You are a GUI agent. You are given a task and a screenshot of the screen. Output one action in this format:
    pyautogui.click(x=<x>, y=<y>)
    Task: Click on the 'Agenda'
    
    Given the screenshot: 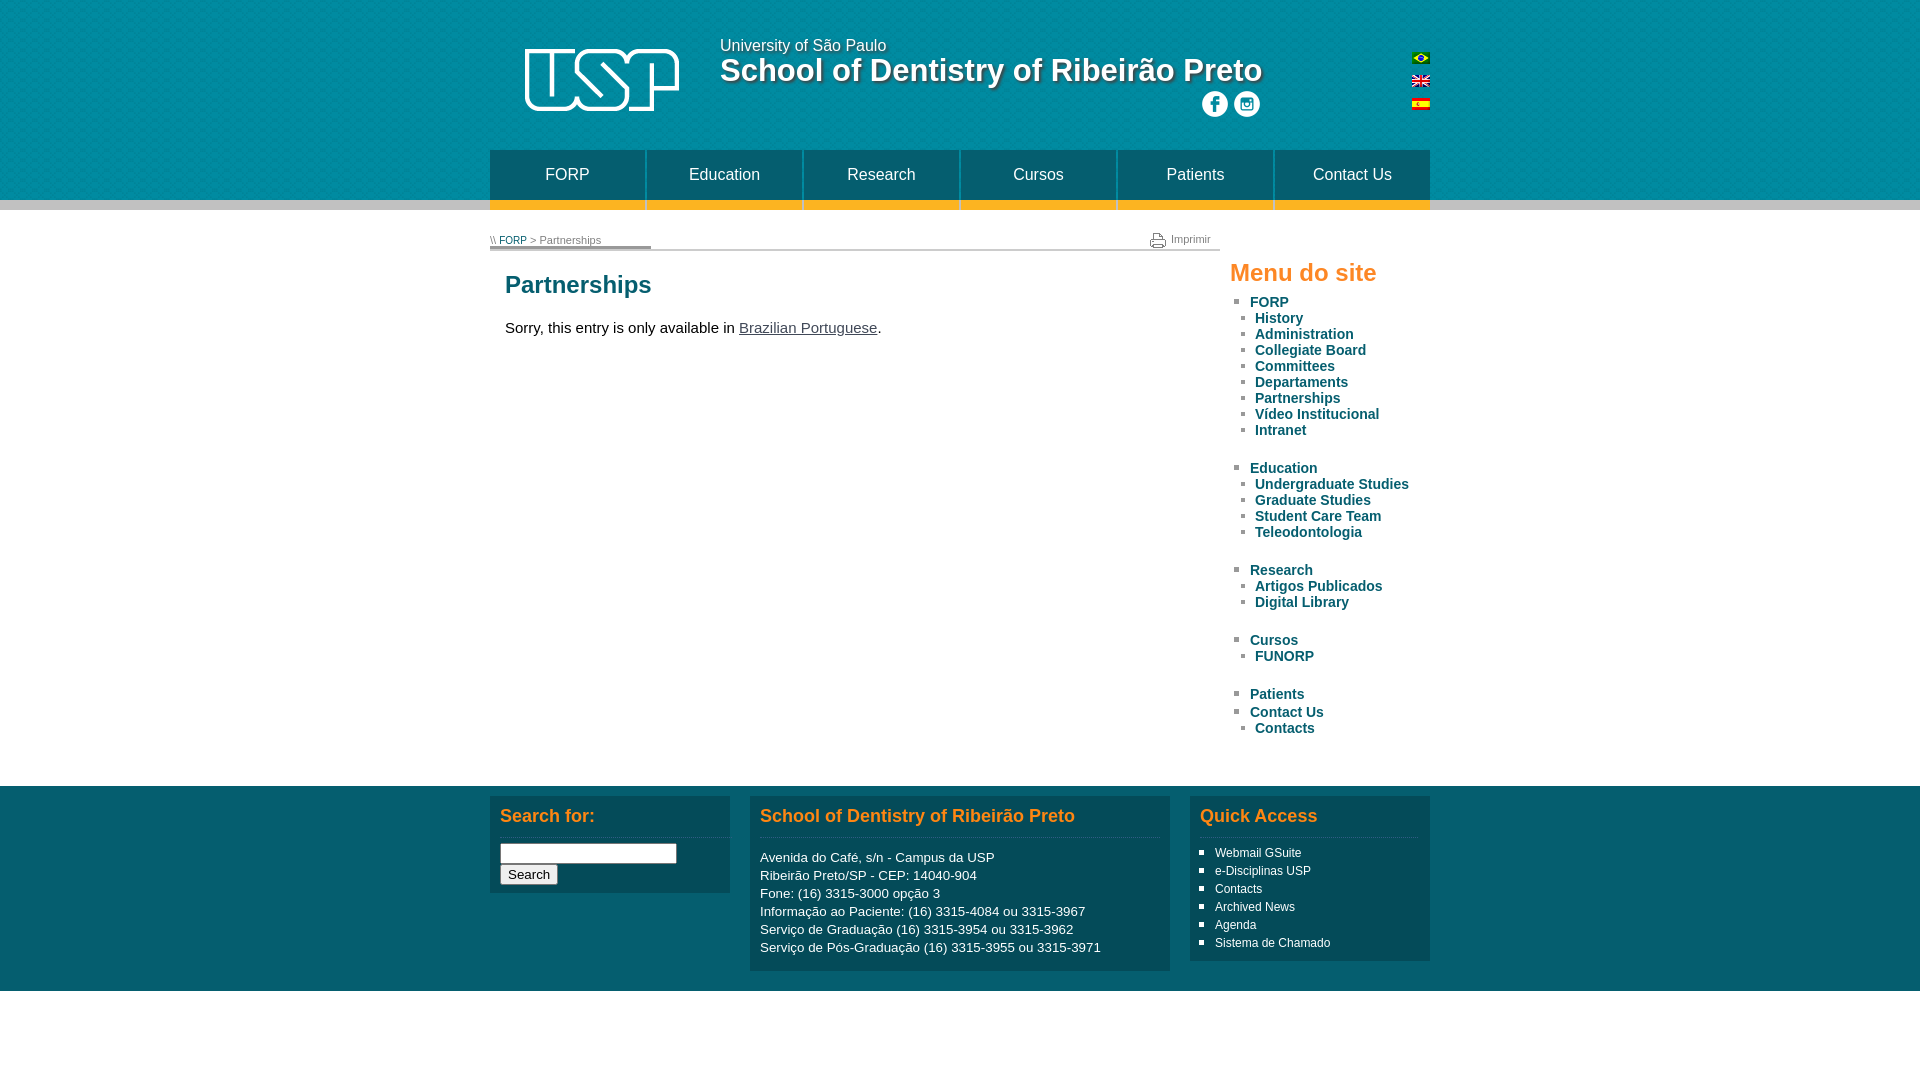 What is the action you would take?
    pyautogui.click(x=1213, y=925)
    